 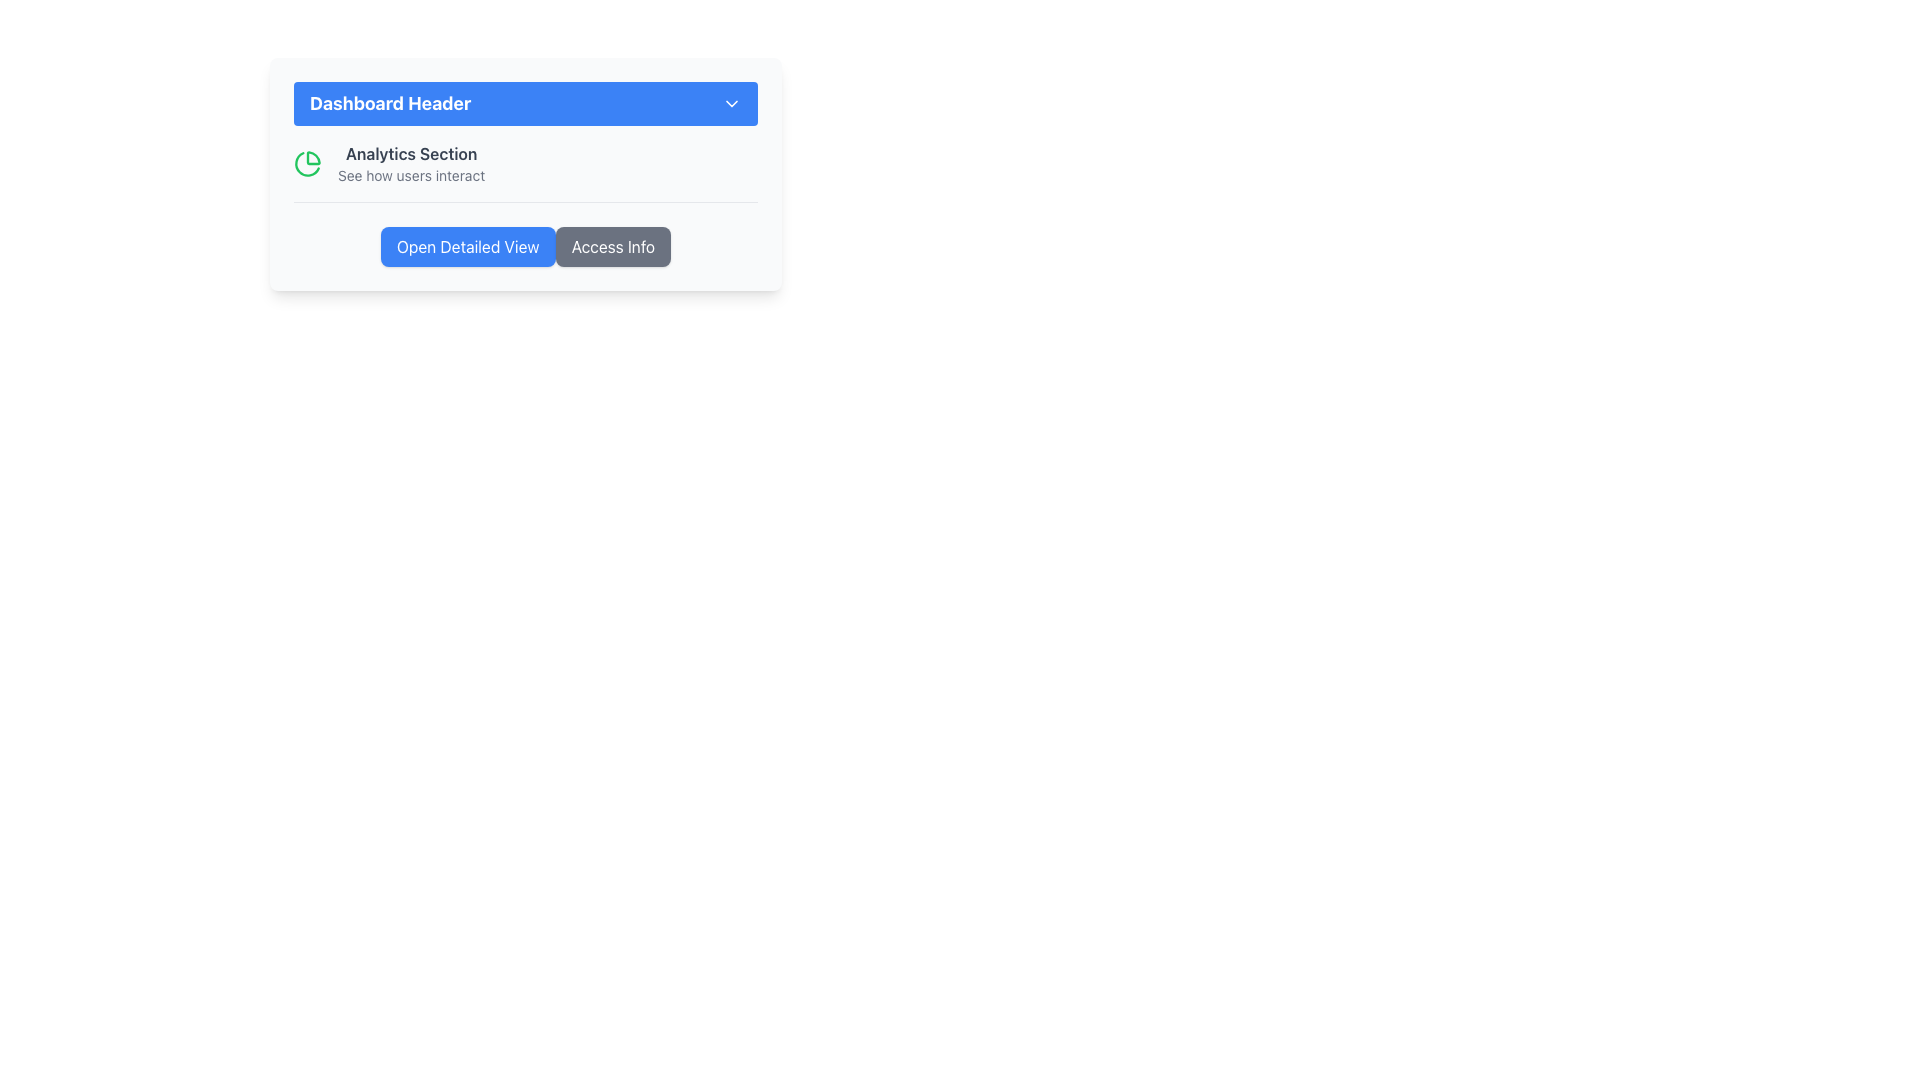 I want to click on the first button in the 'Analytics Section' to make it active, so click(x=467, y=245).